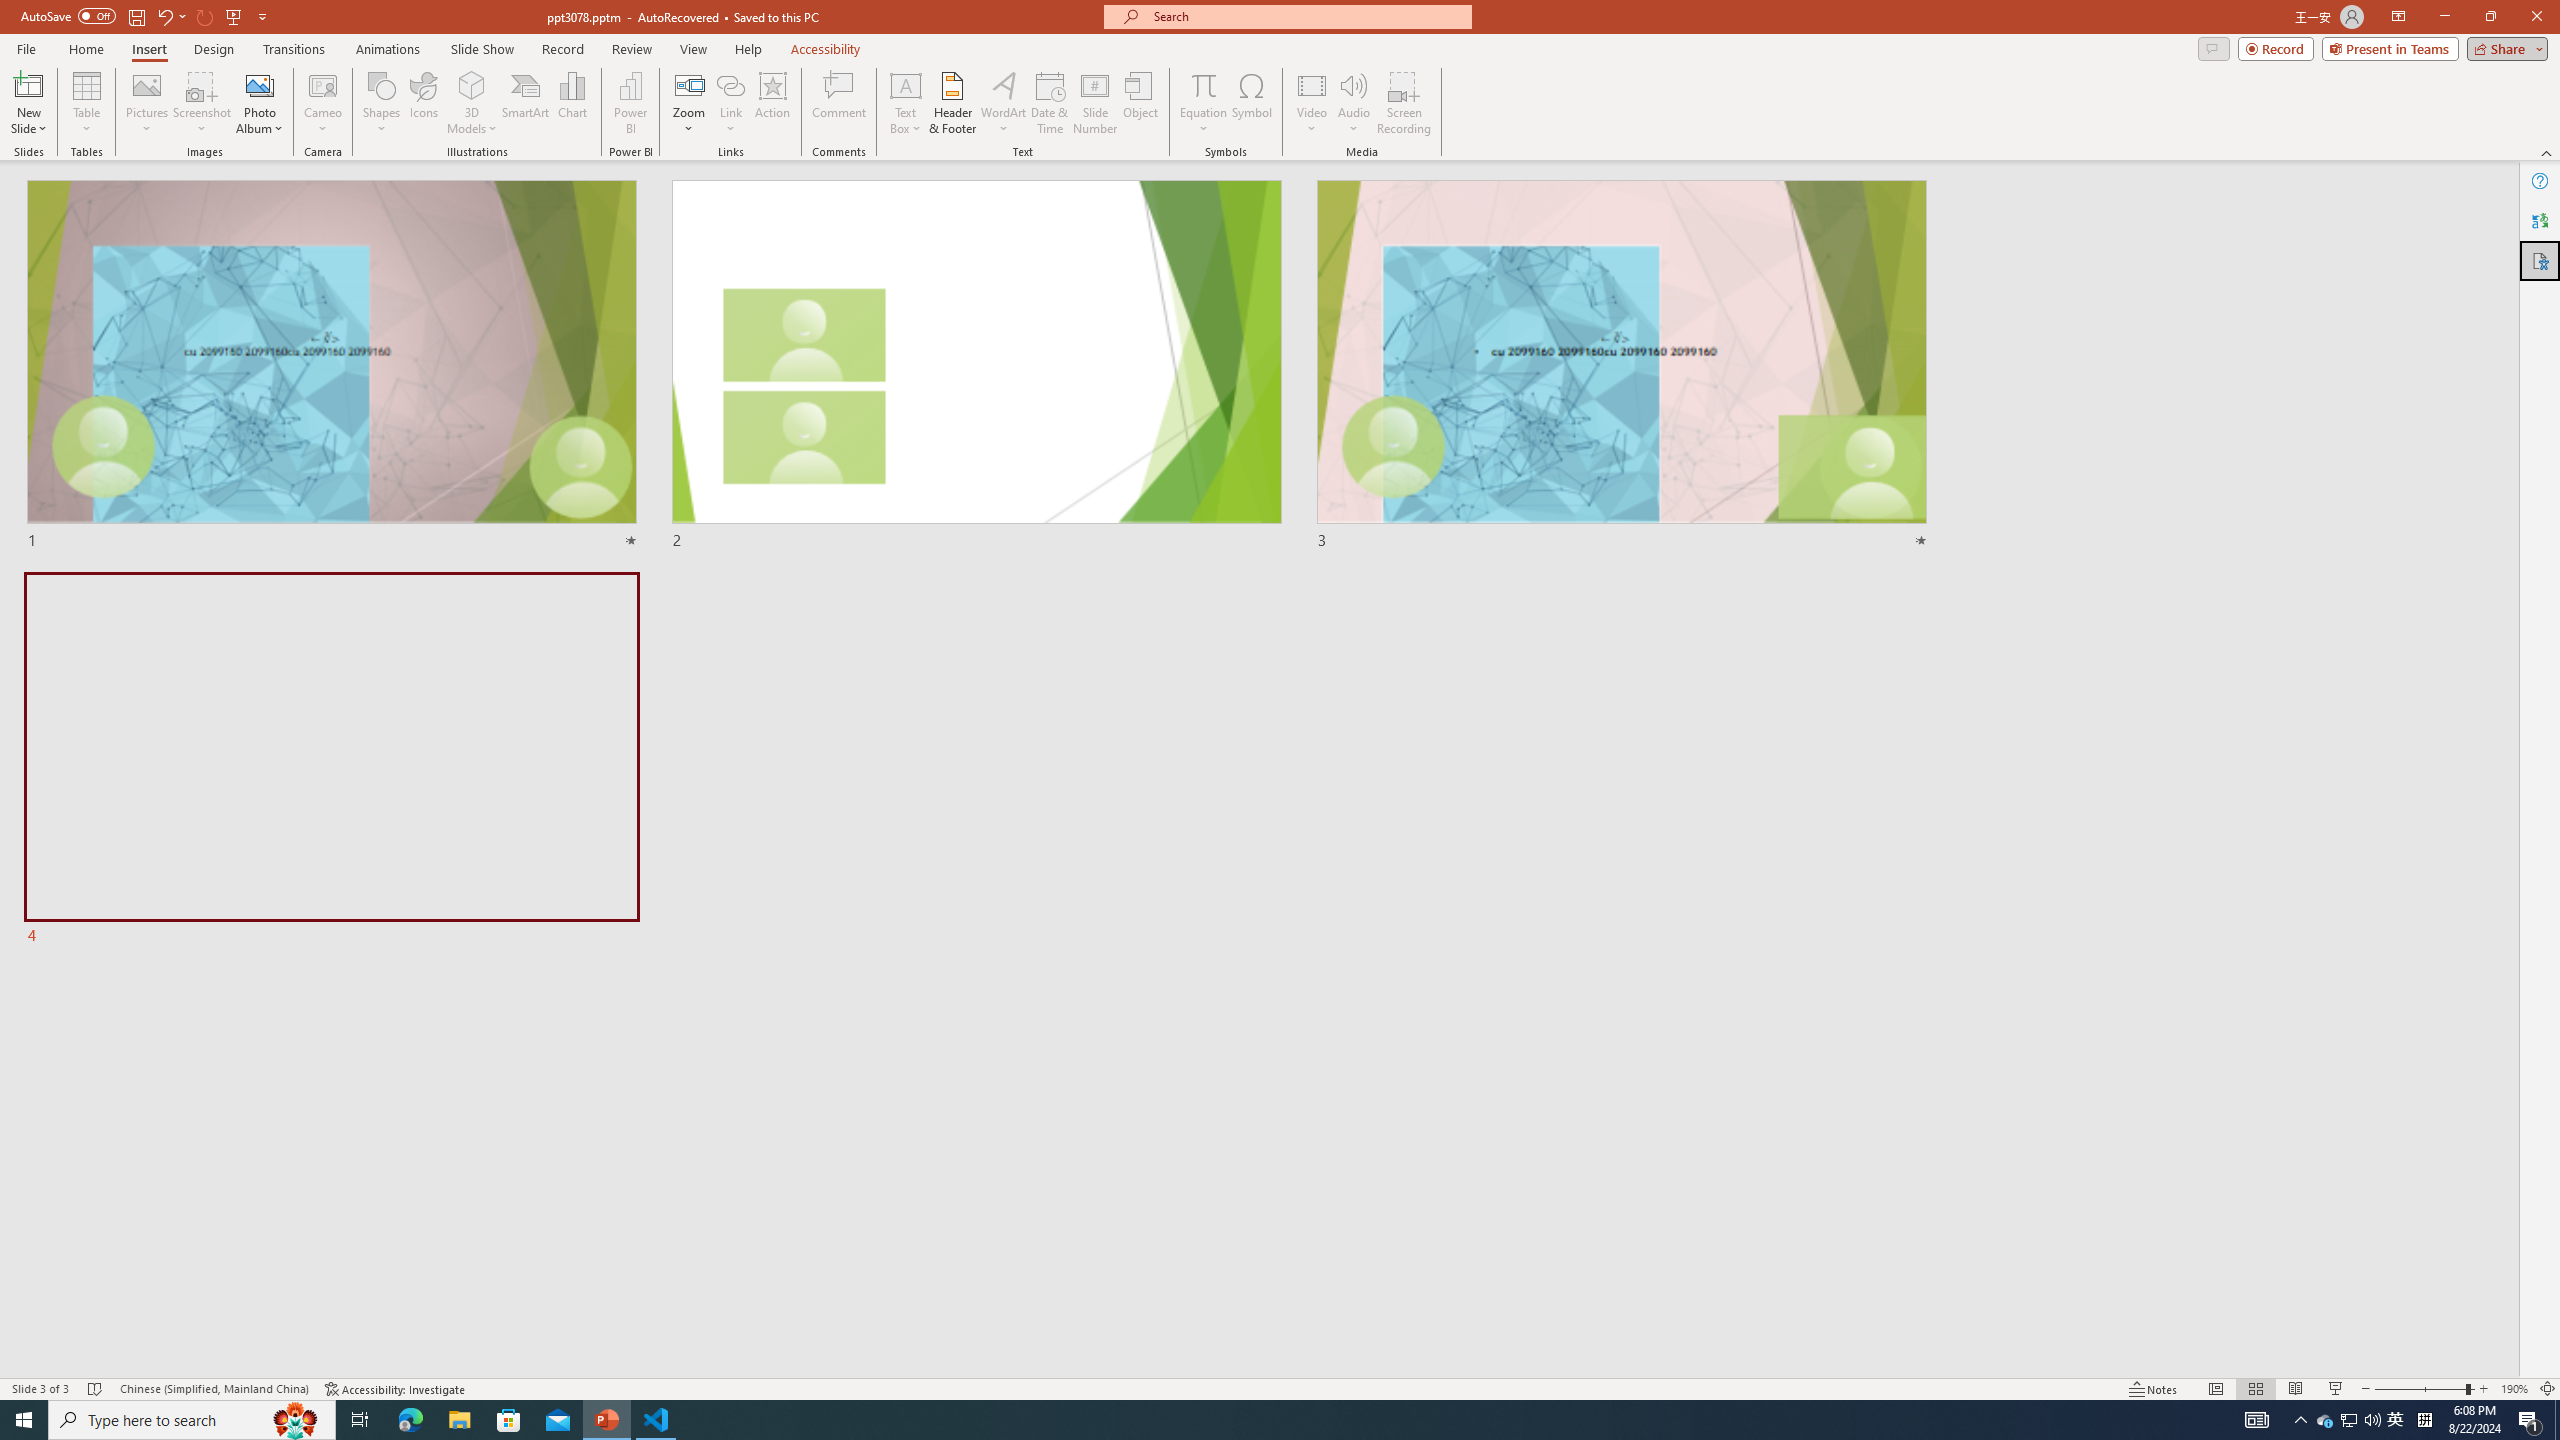 The image size is (2560, 1440). What do you see at coordinates (86, 103) in the screenshot?
I see `'Table'` at bounding box center [86, 103].